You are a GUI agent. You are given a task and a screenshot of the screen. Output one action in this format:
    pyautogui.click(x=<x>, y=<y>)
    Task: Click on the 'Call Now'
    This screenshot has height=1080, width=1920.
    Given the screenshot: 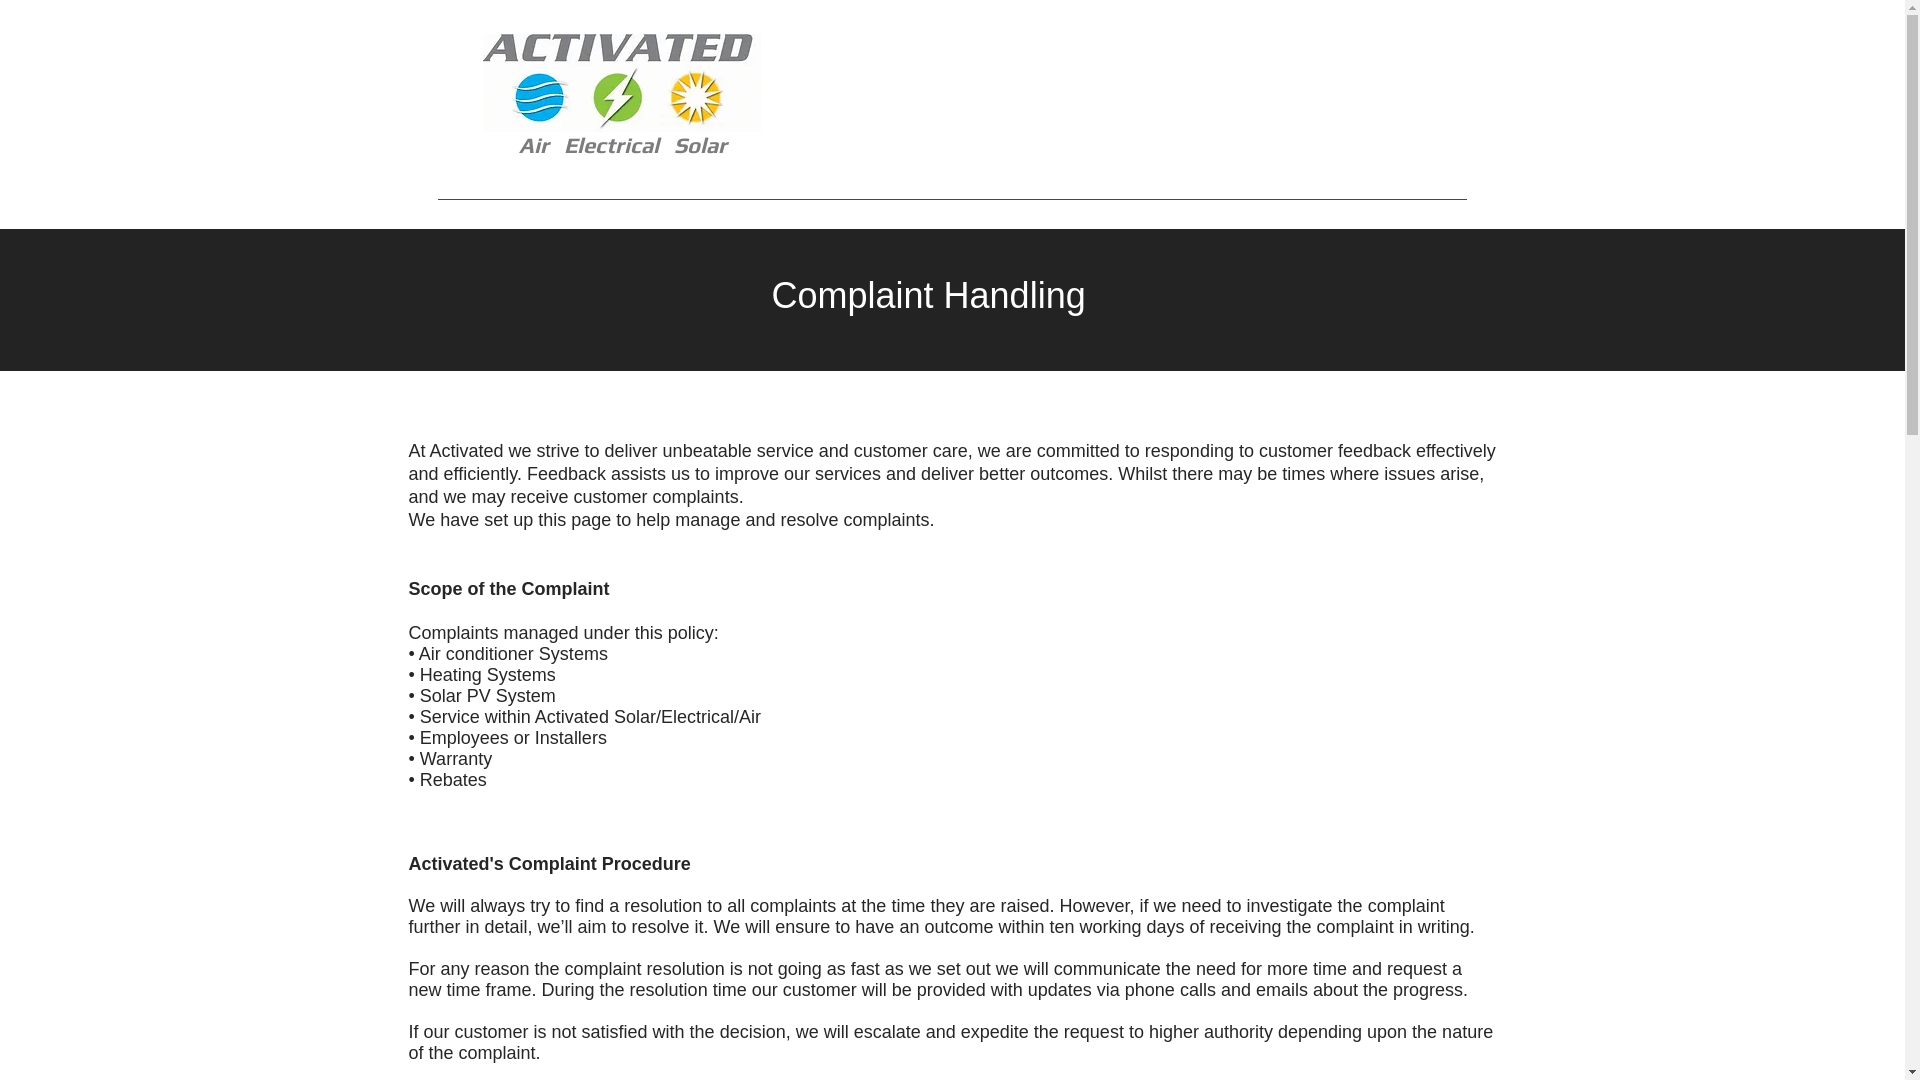 What is the action you would take?
    pyautogui.click(x=1265, y=99)
    